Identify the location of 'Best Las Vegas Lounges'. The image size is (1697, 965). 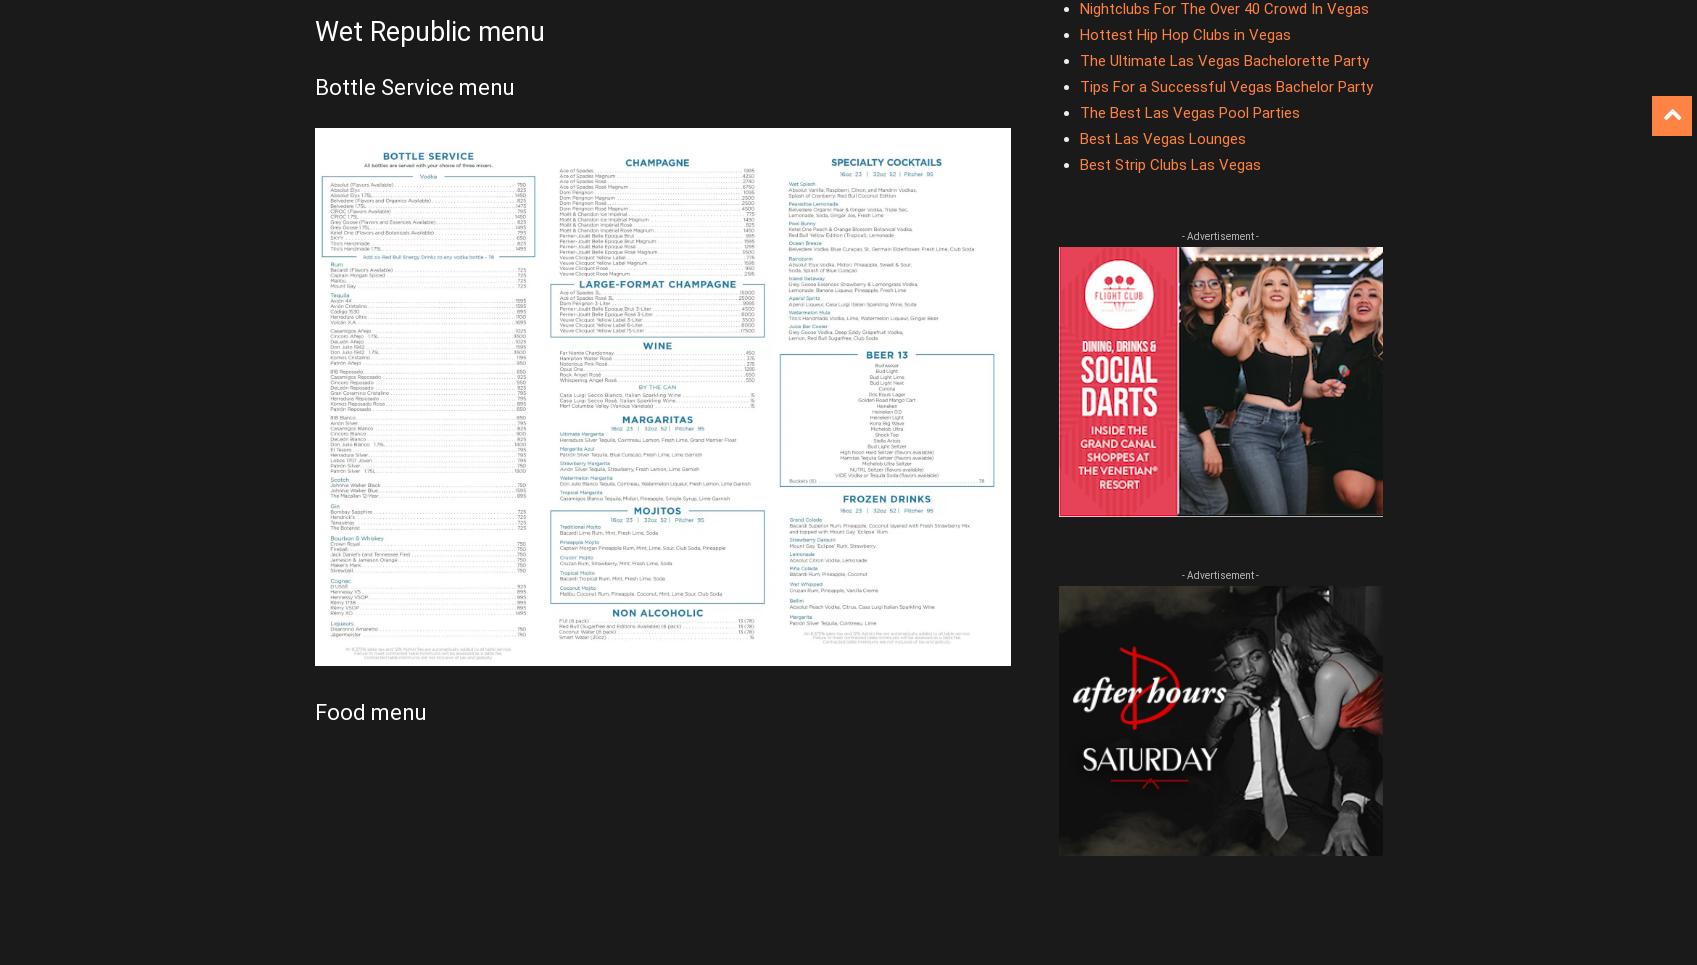
(1077, 138).